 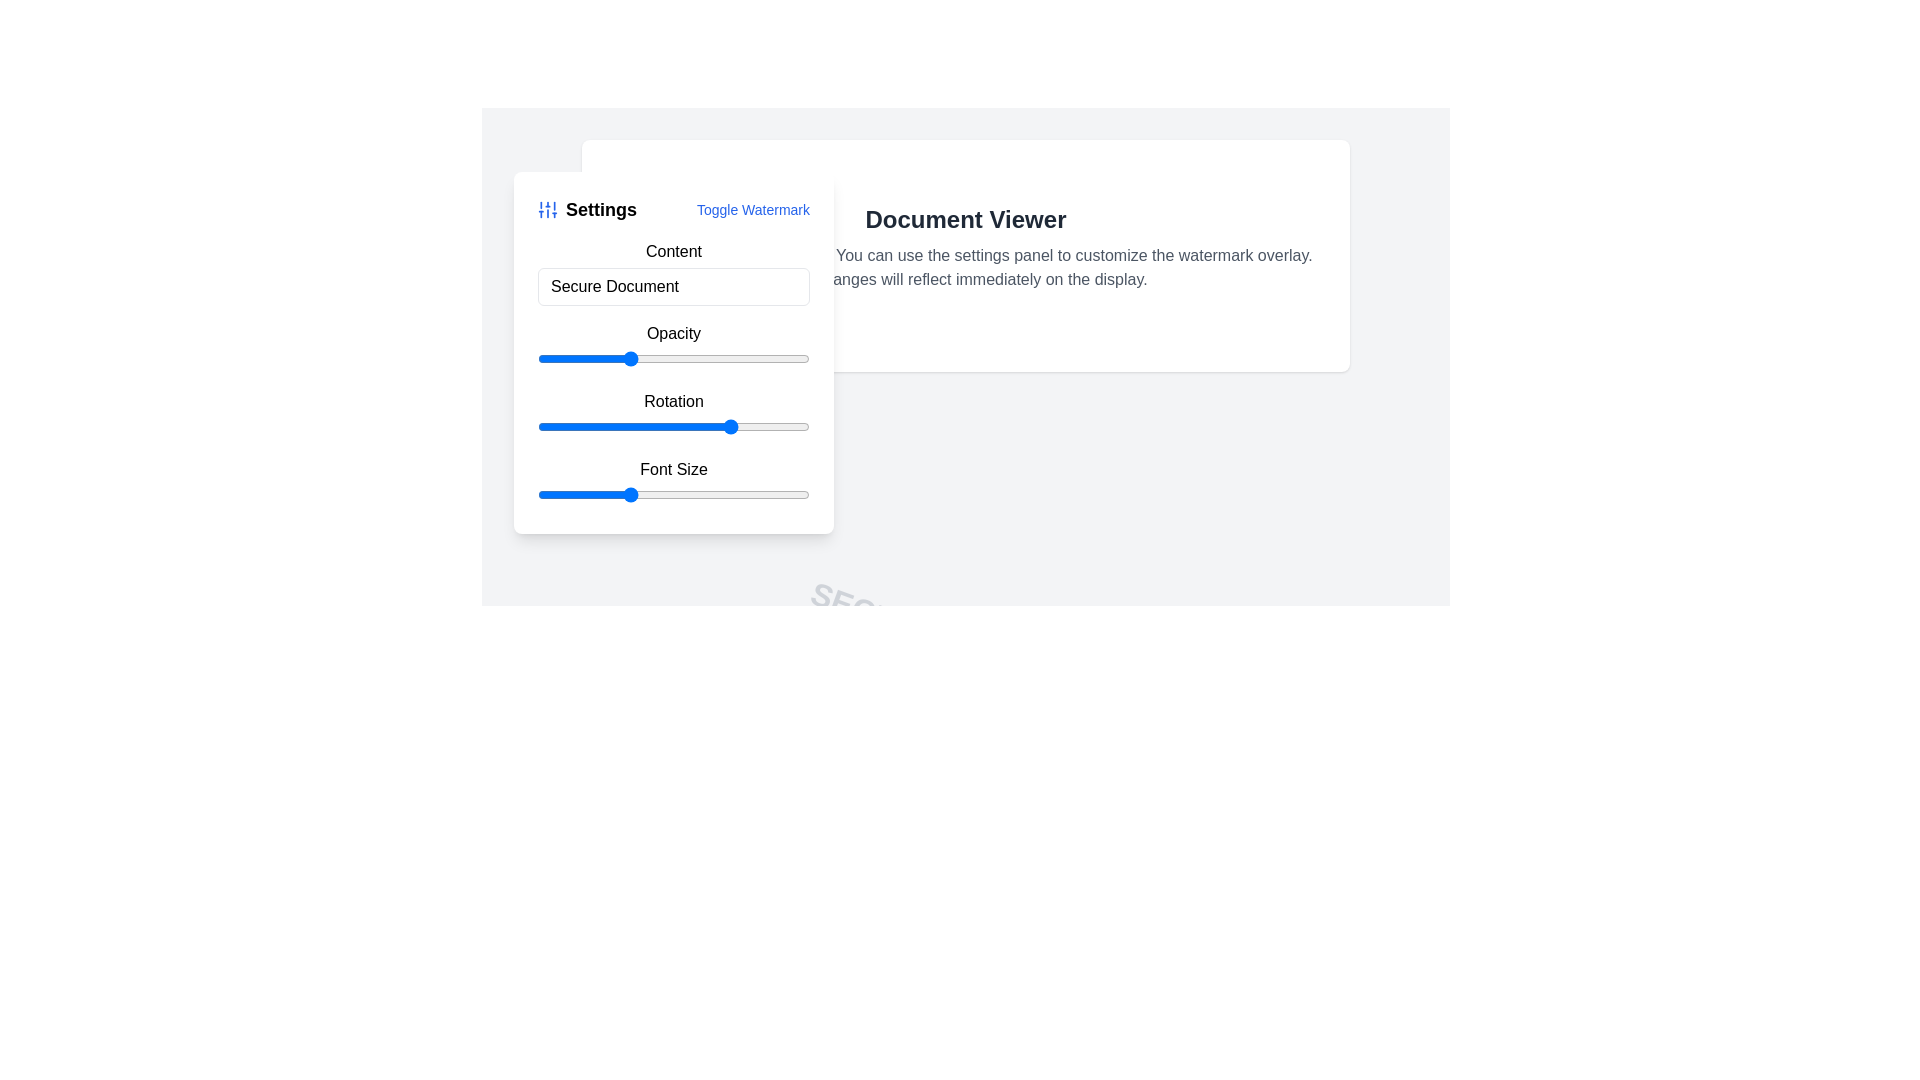 What do you see at coordinates (547, 209) in the screenshot?
I see `the decorative icon located in the top-left corner of the settings panel, which signifies adjustable parameters` at bounding box center [547, 209].